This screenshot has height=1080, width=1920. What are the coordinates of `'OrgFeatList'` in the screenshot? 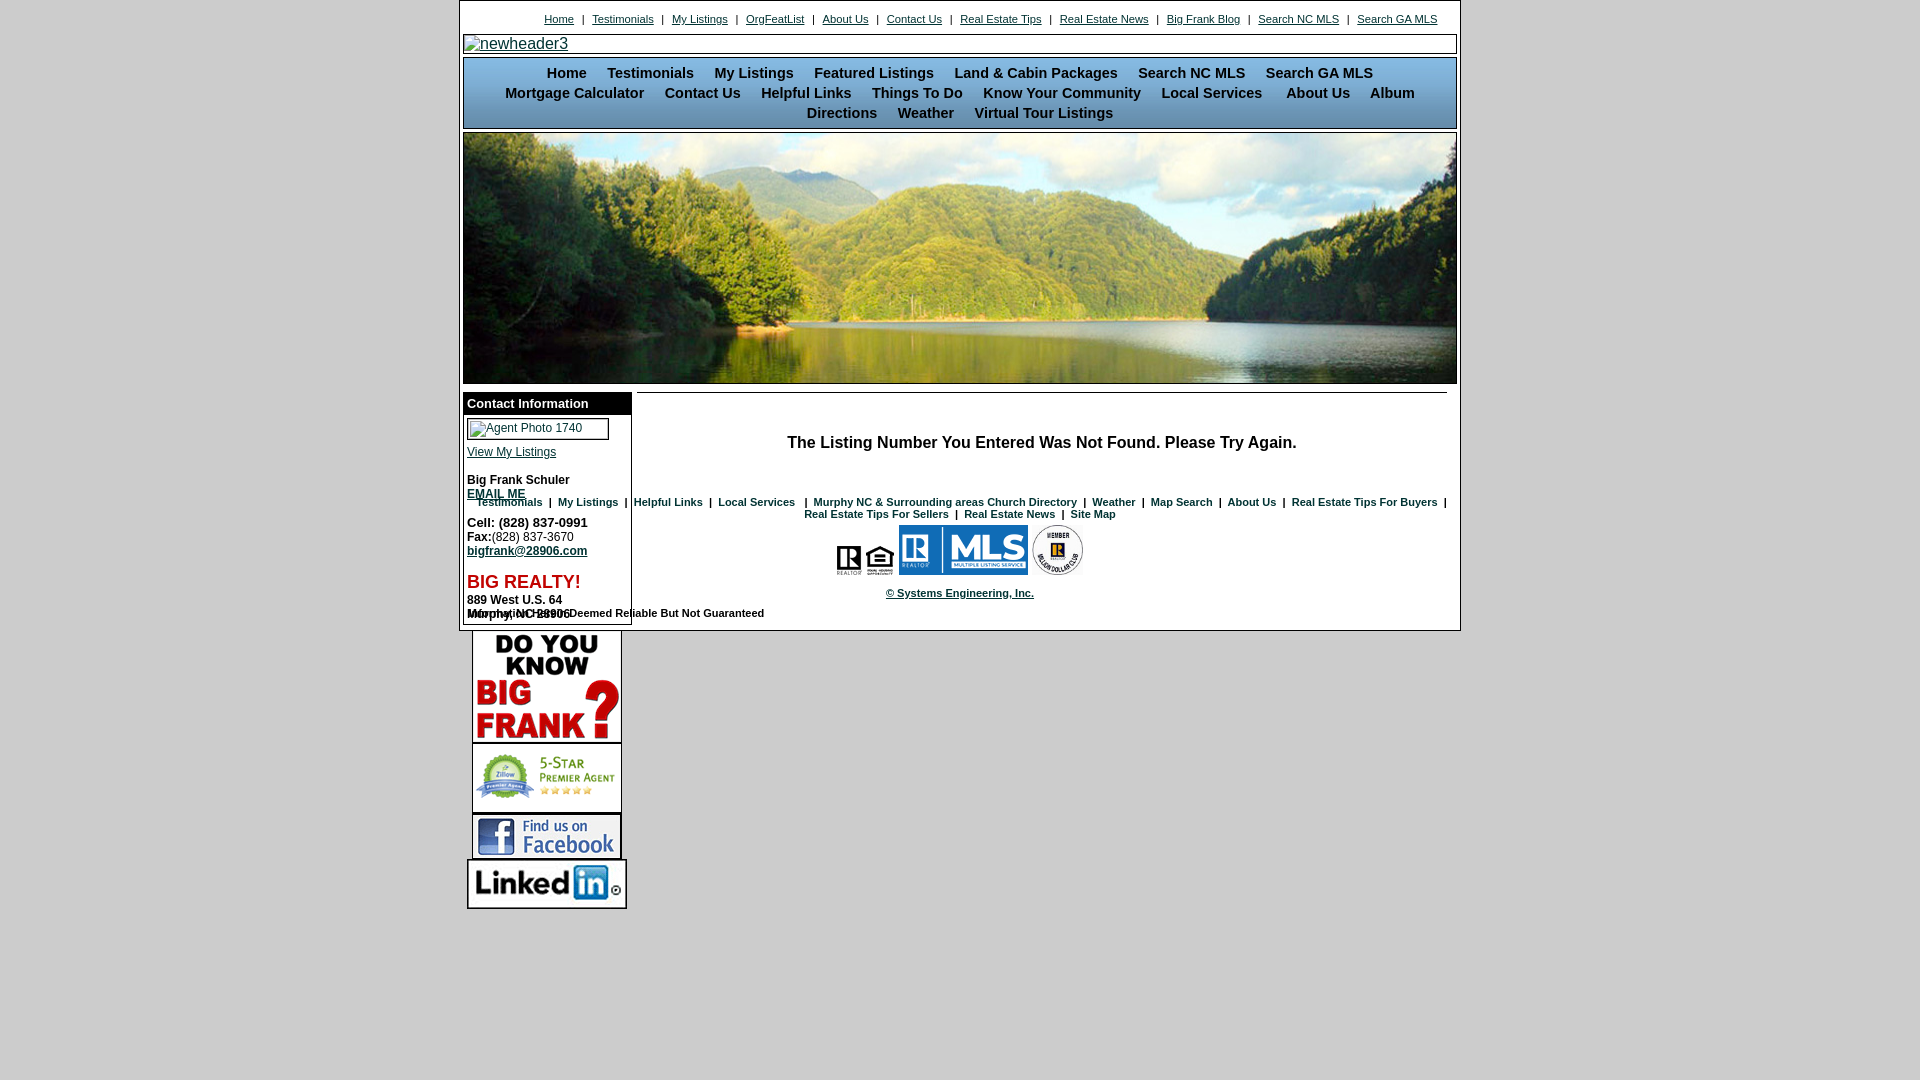 It's located at (774, 19).